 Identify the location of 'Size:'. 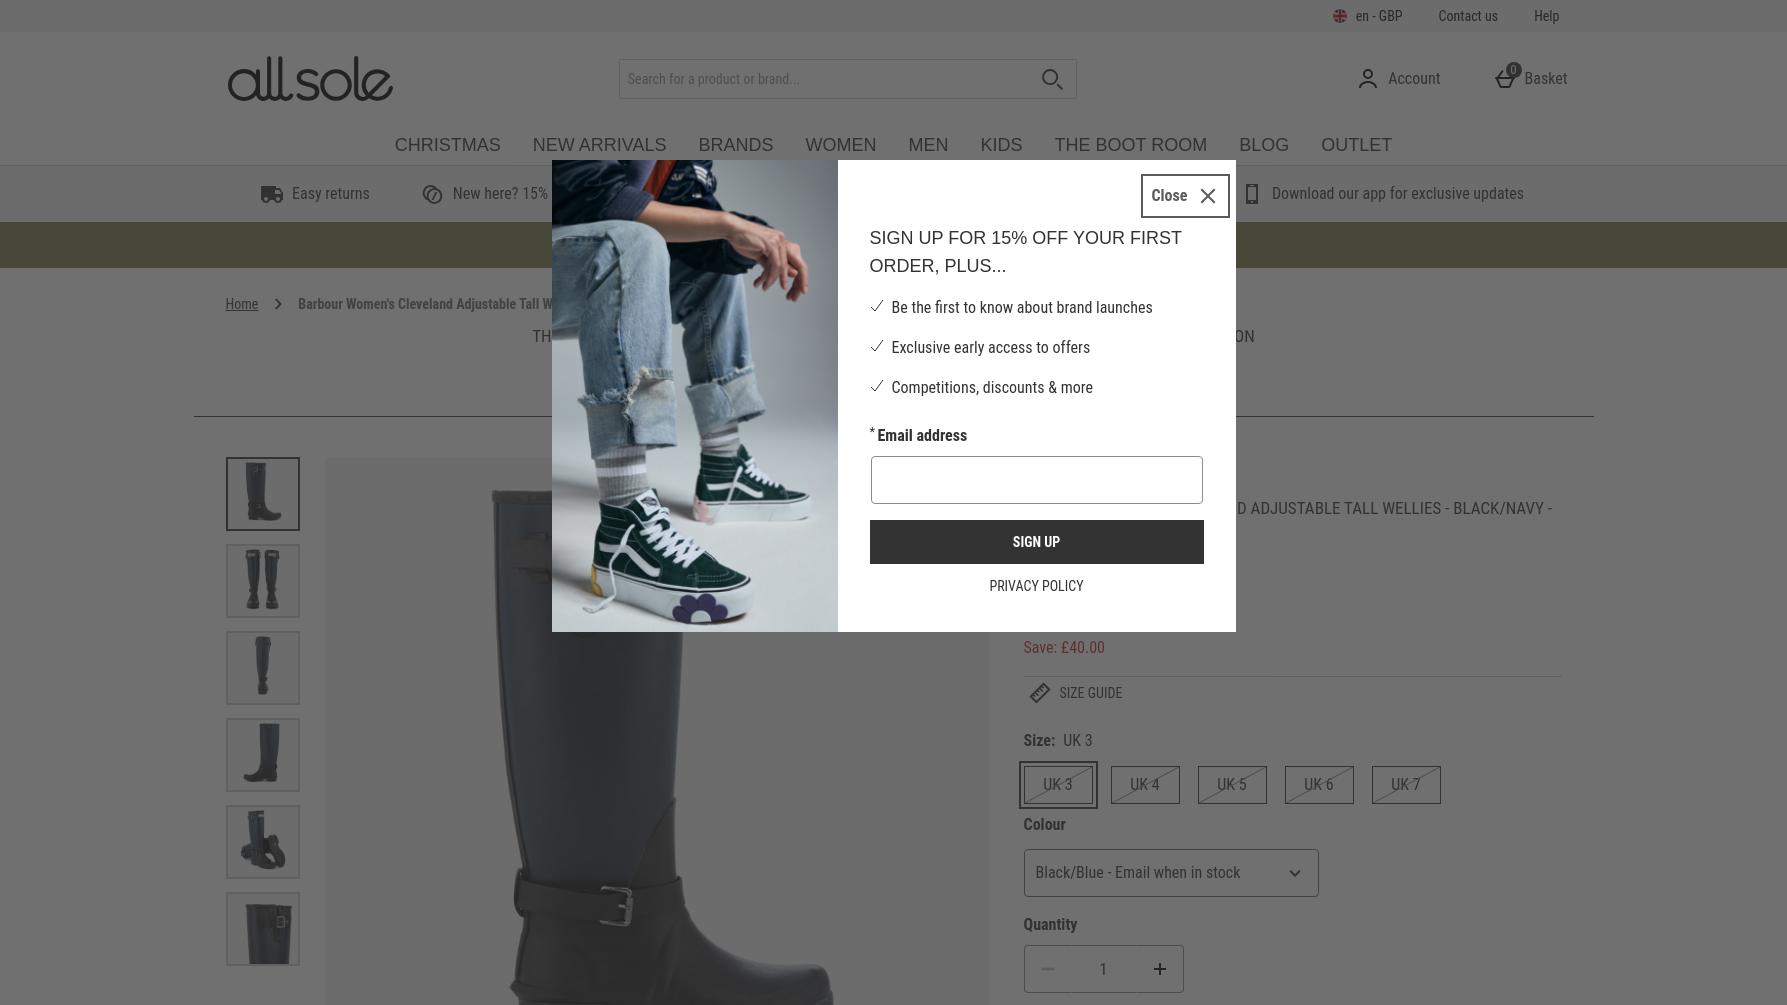
(1037, 740).